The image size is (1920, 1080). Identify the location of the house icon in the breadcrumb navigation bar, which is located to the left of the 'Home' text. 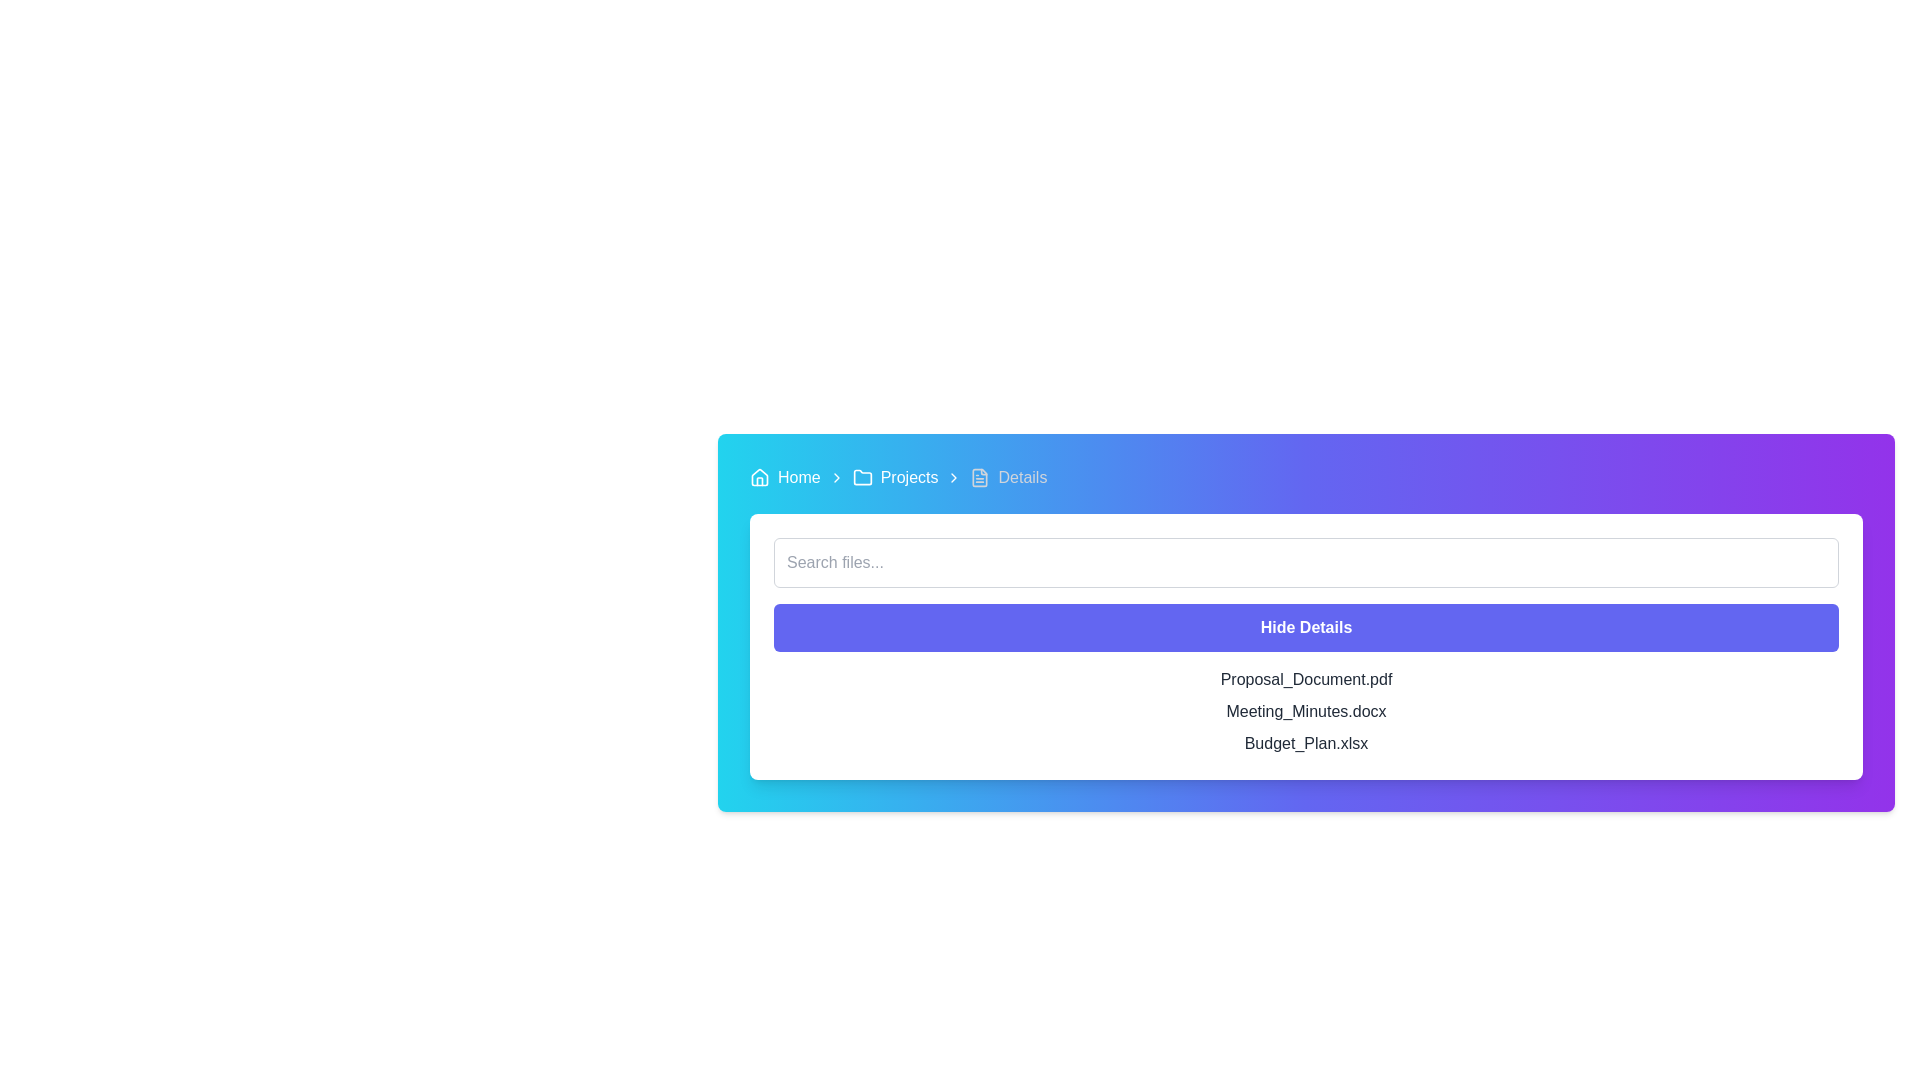
(758, 477).